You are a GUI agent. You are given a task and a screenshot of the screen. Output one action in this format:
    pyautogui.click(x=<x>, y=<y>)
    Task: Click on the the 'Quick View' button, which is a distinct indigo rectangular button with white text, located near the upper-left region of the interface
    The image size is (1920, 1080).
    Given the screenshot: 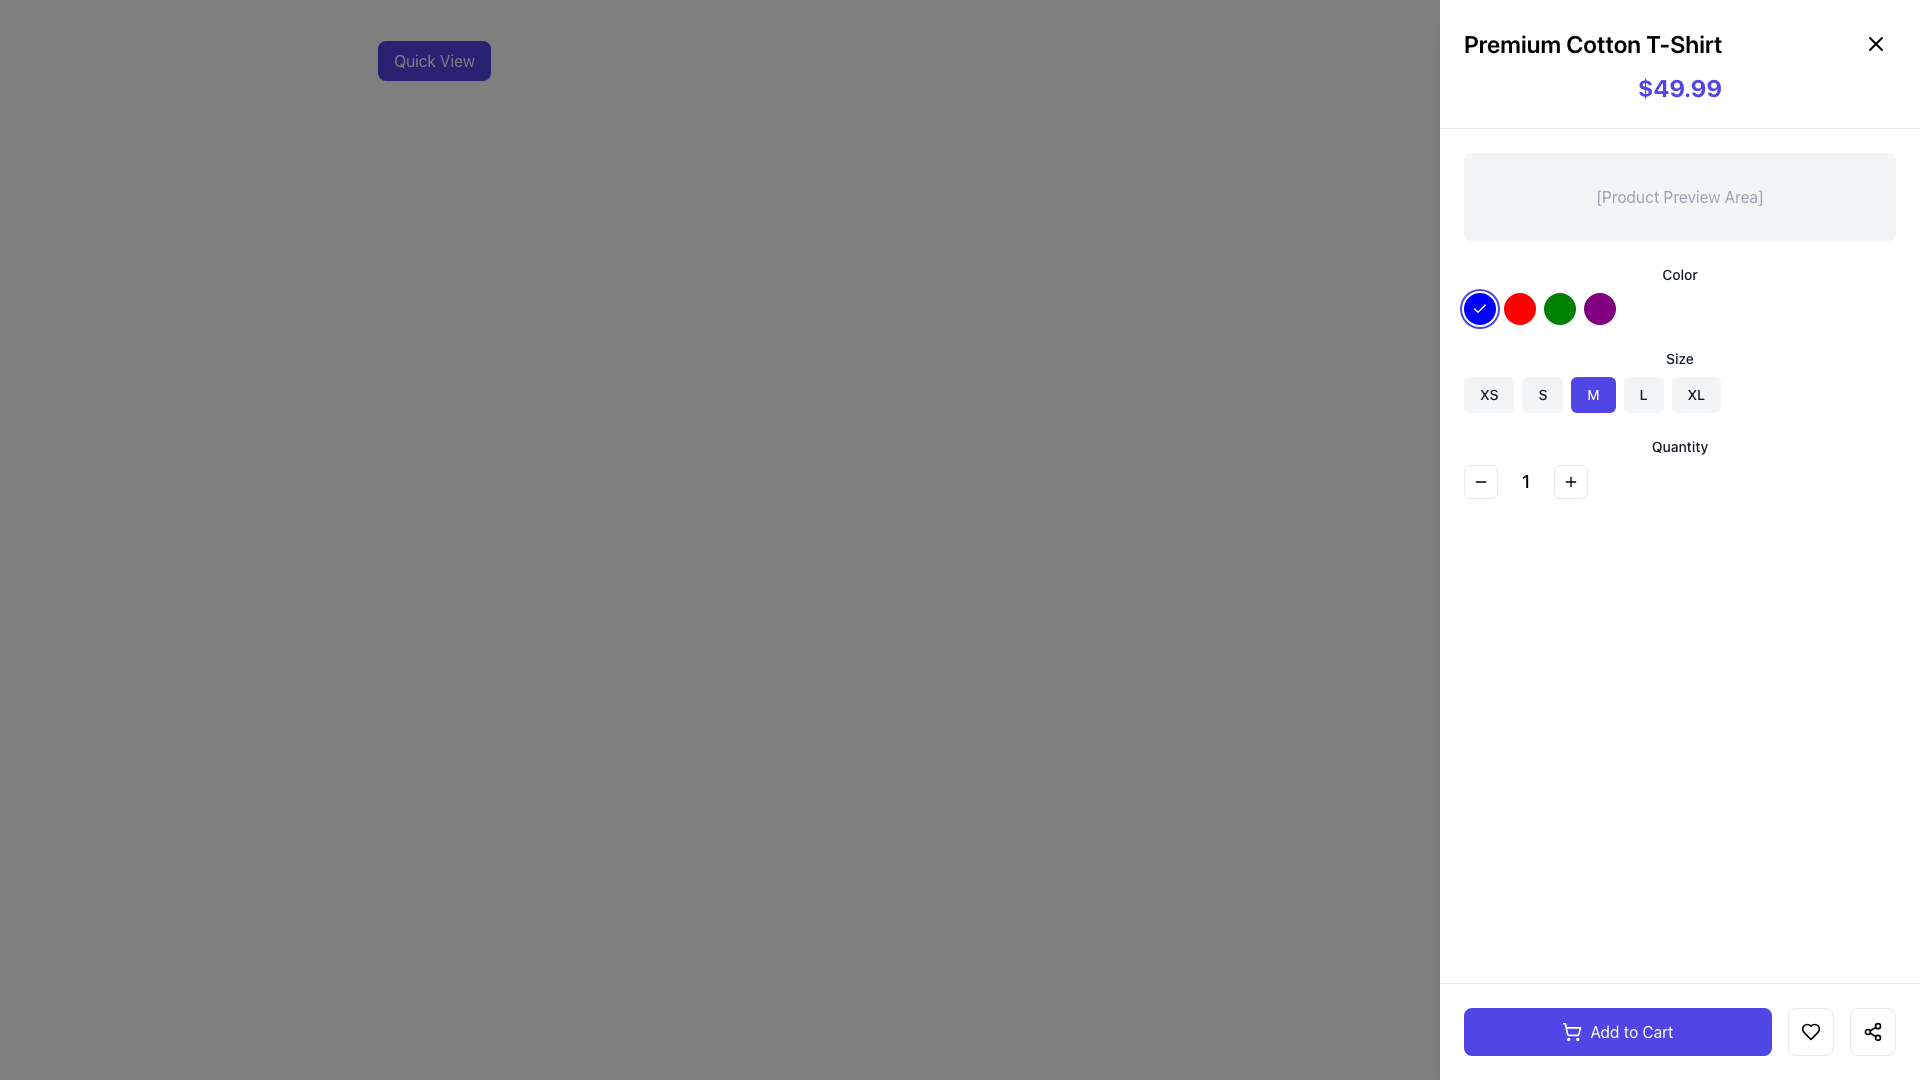 What is the action you would take?
    pyautogui.click(x=433, y=60)
    